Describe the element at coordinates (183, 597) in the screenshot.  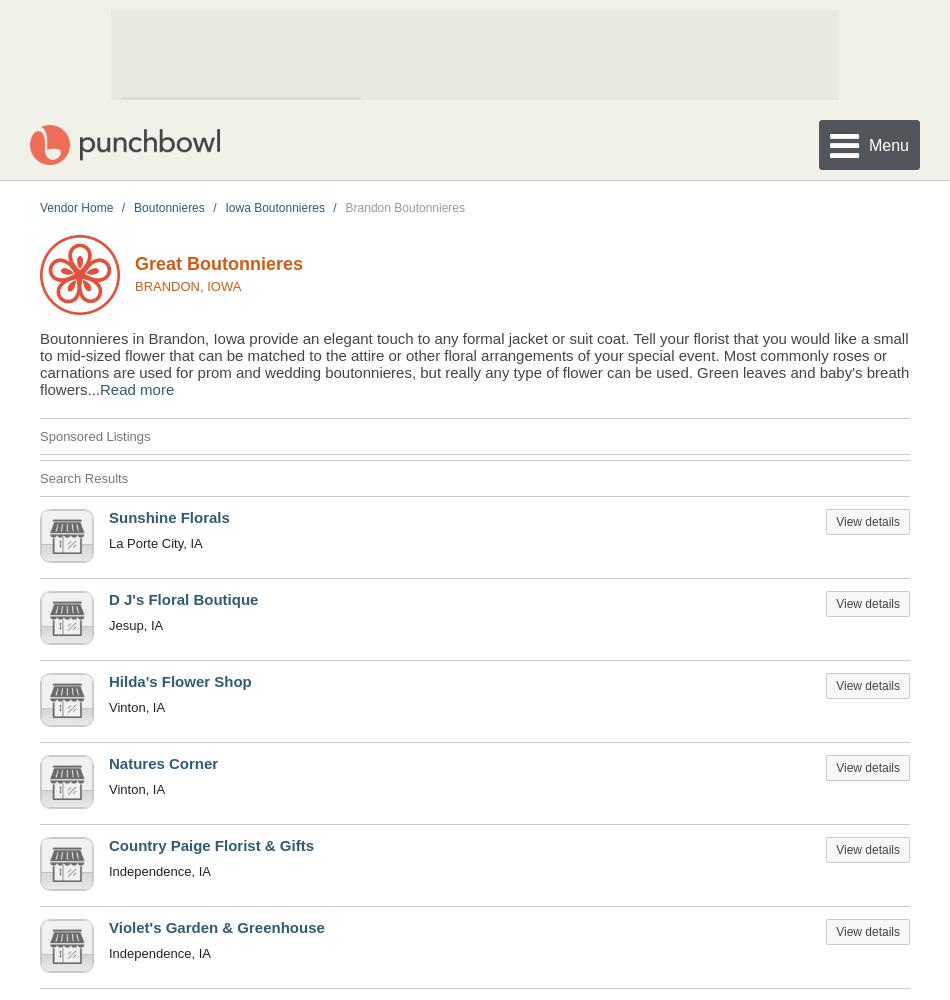
I see `'D J's Floral Boutique'` at that location.